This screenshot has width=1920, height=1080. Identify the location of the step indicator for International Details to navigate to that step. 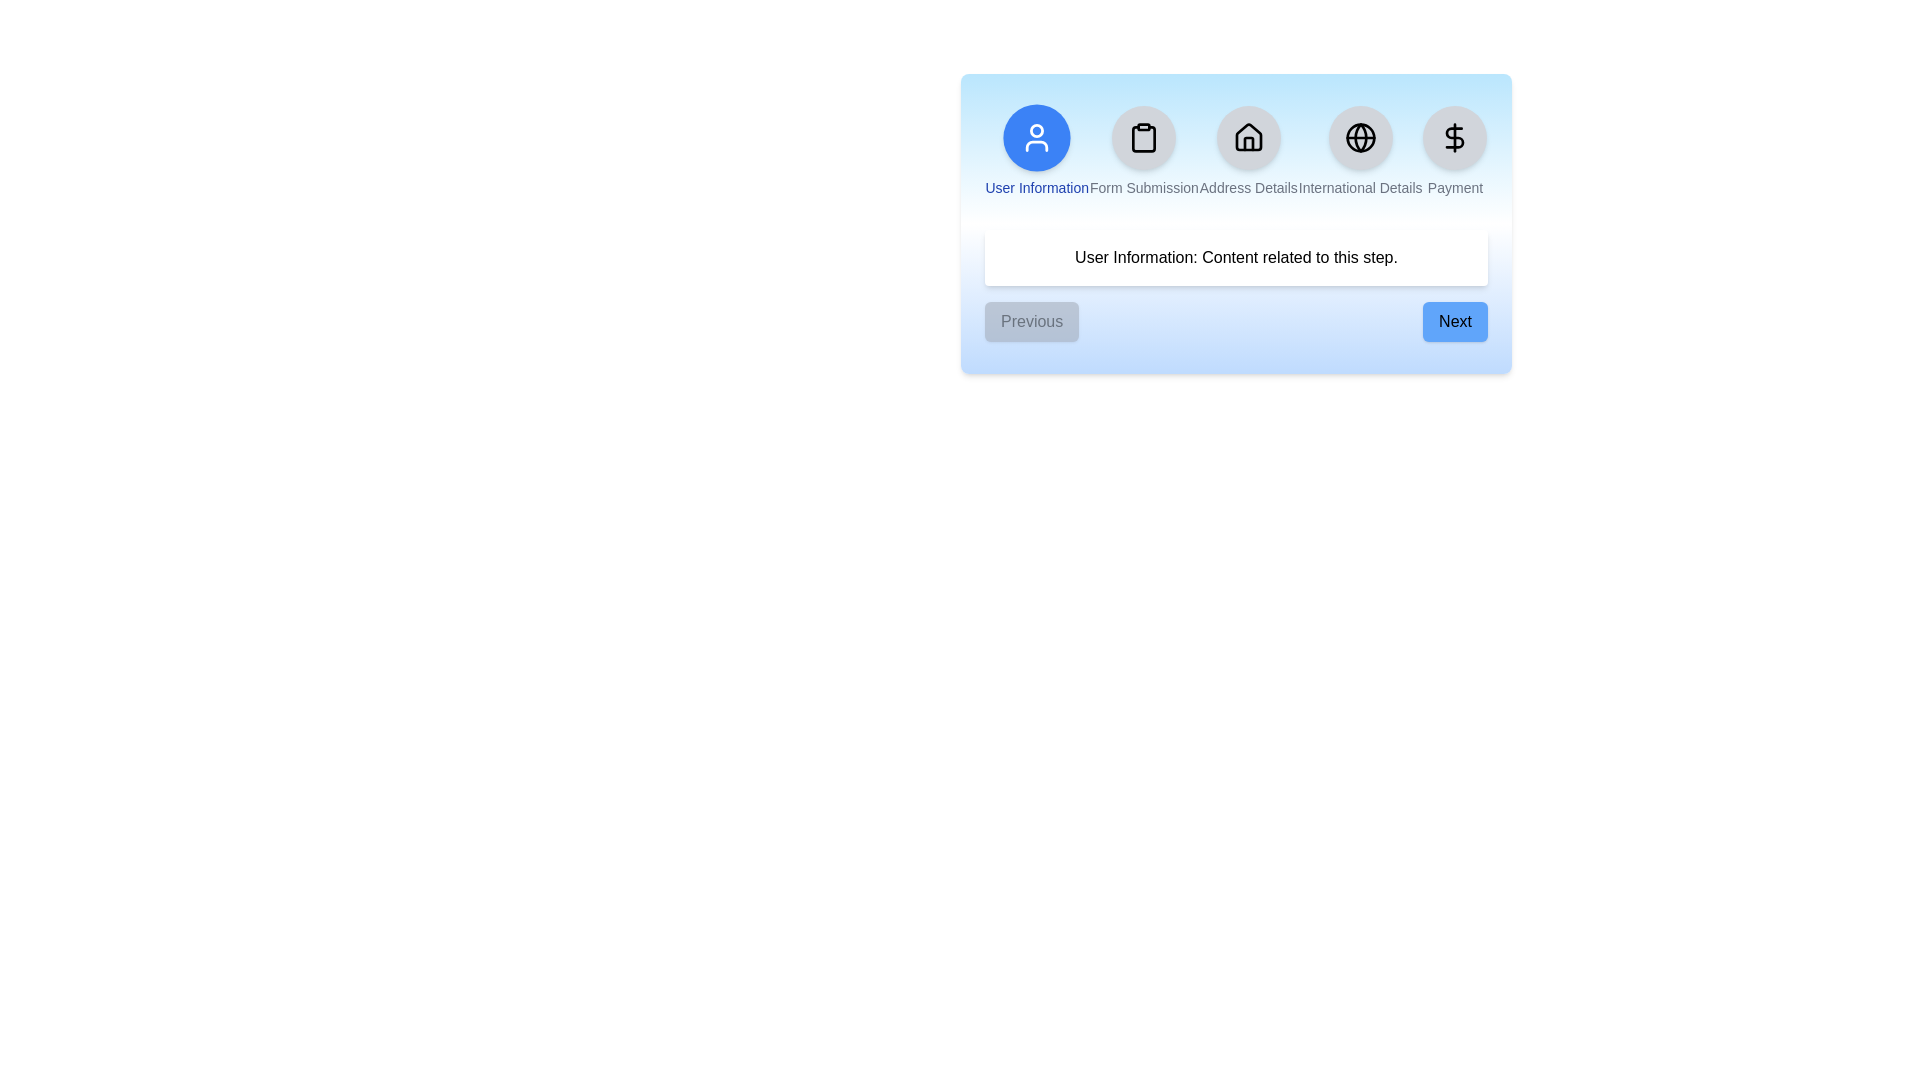
(1360, 150).